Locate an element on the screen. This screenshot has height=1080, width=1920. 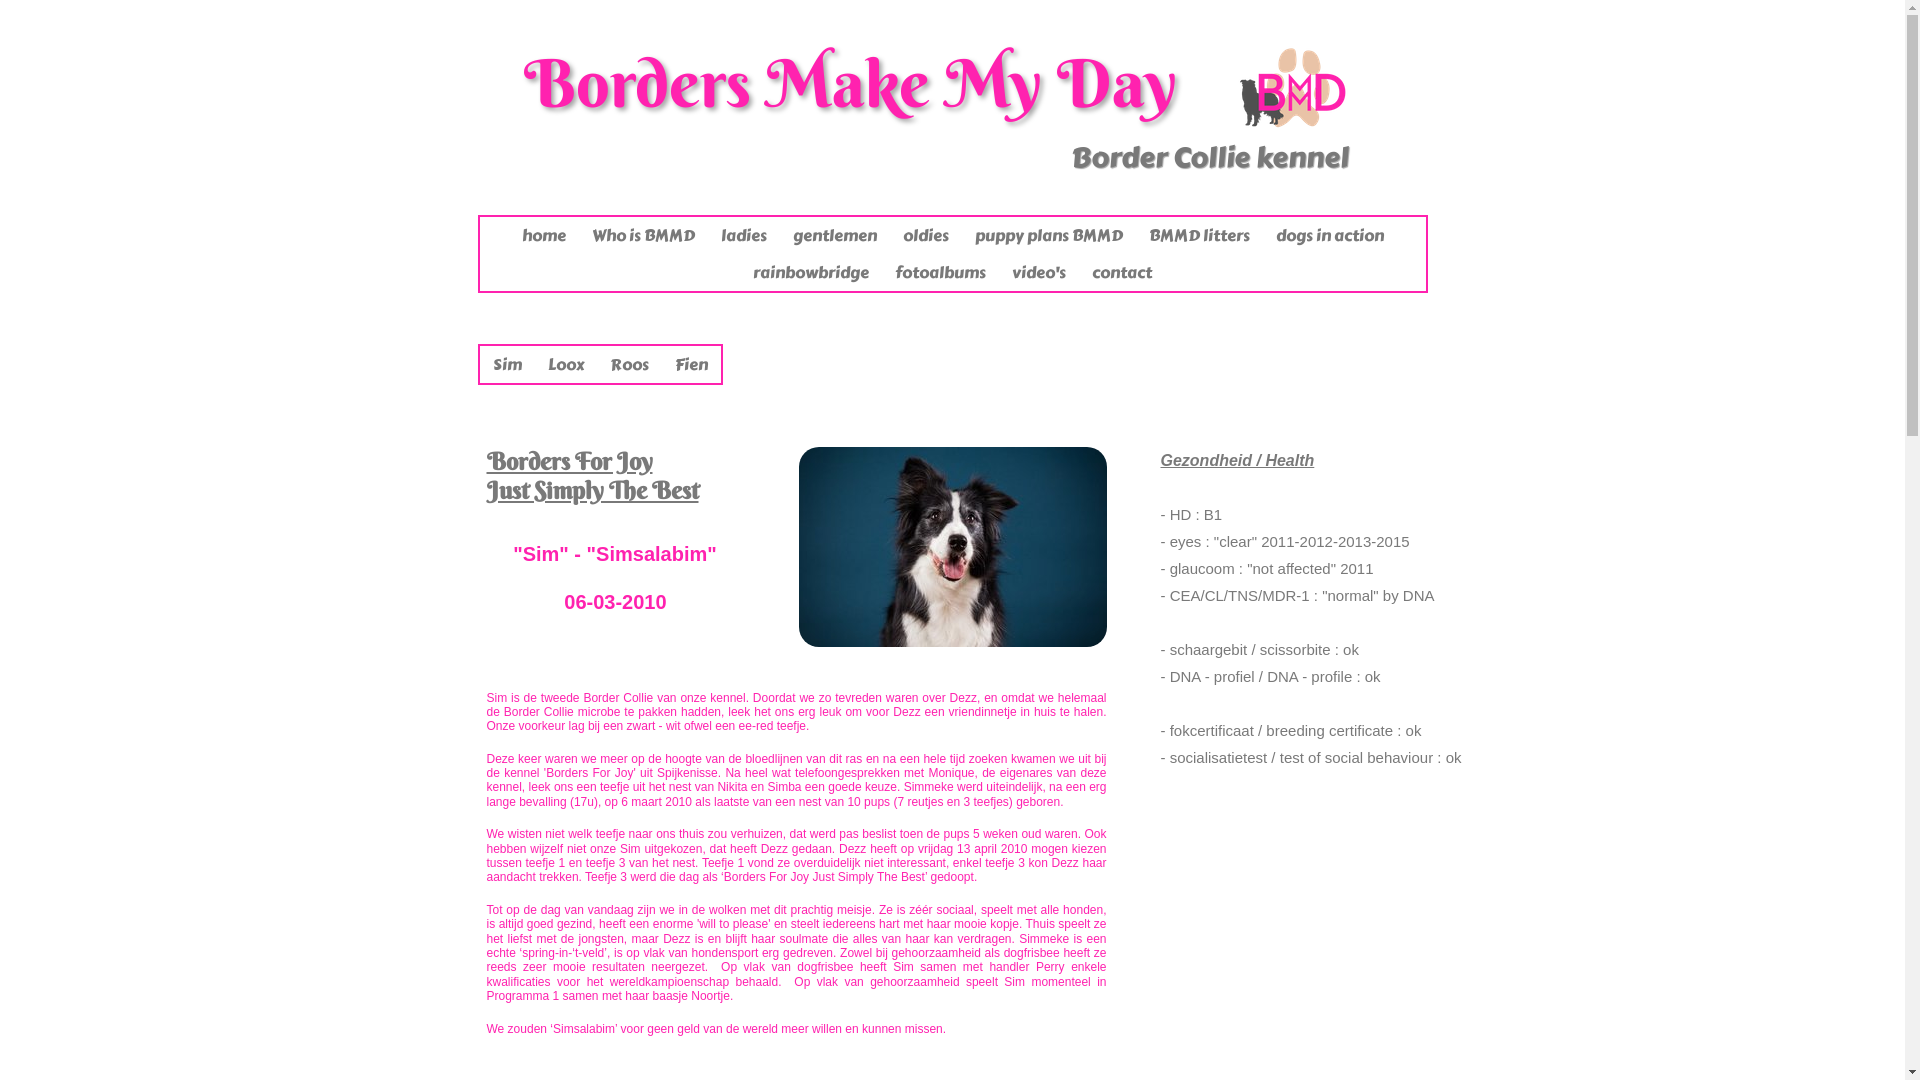
'BMMD litters' is located at coordinates (1199, 234).